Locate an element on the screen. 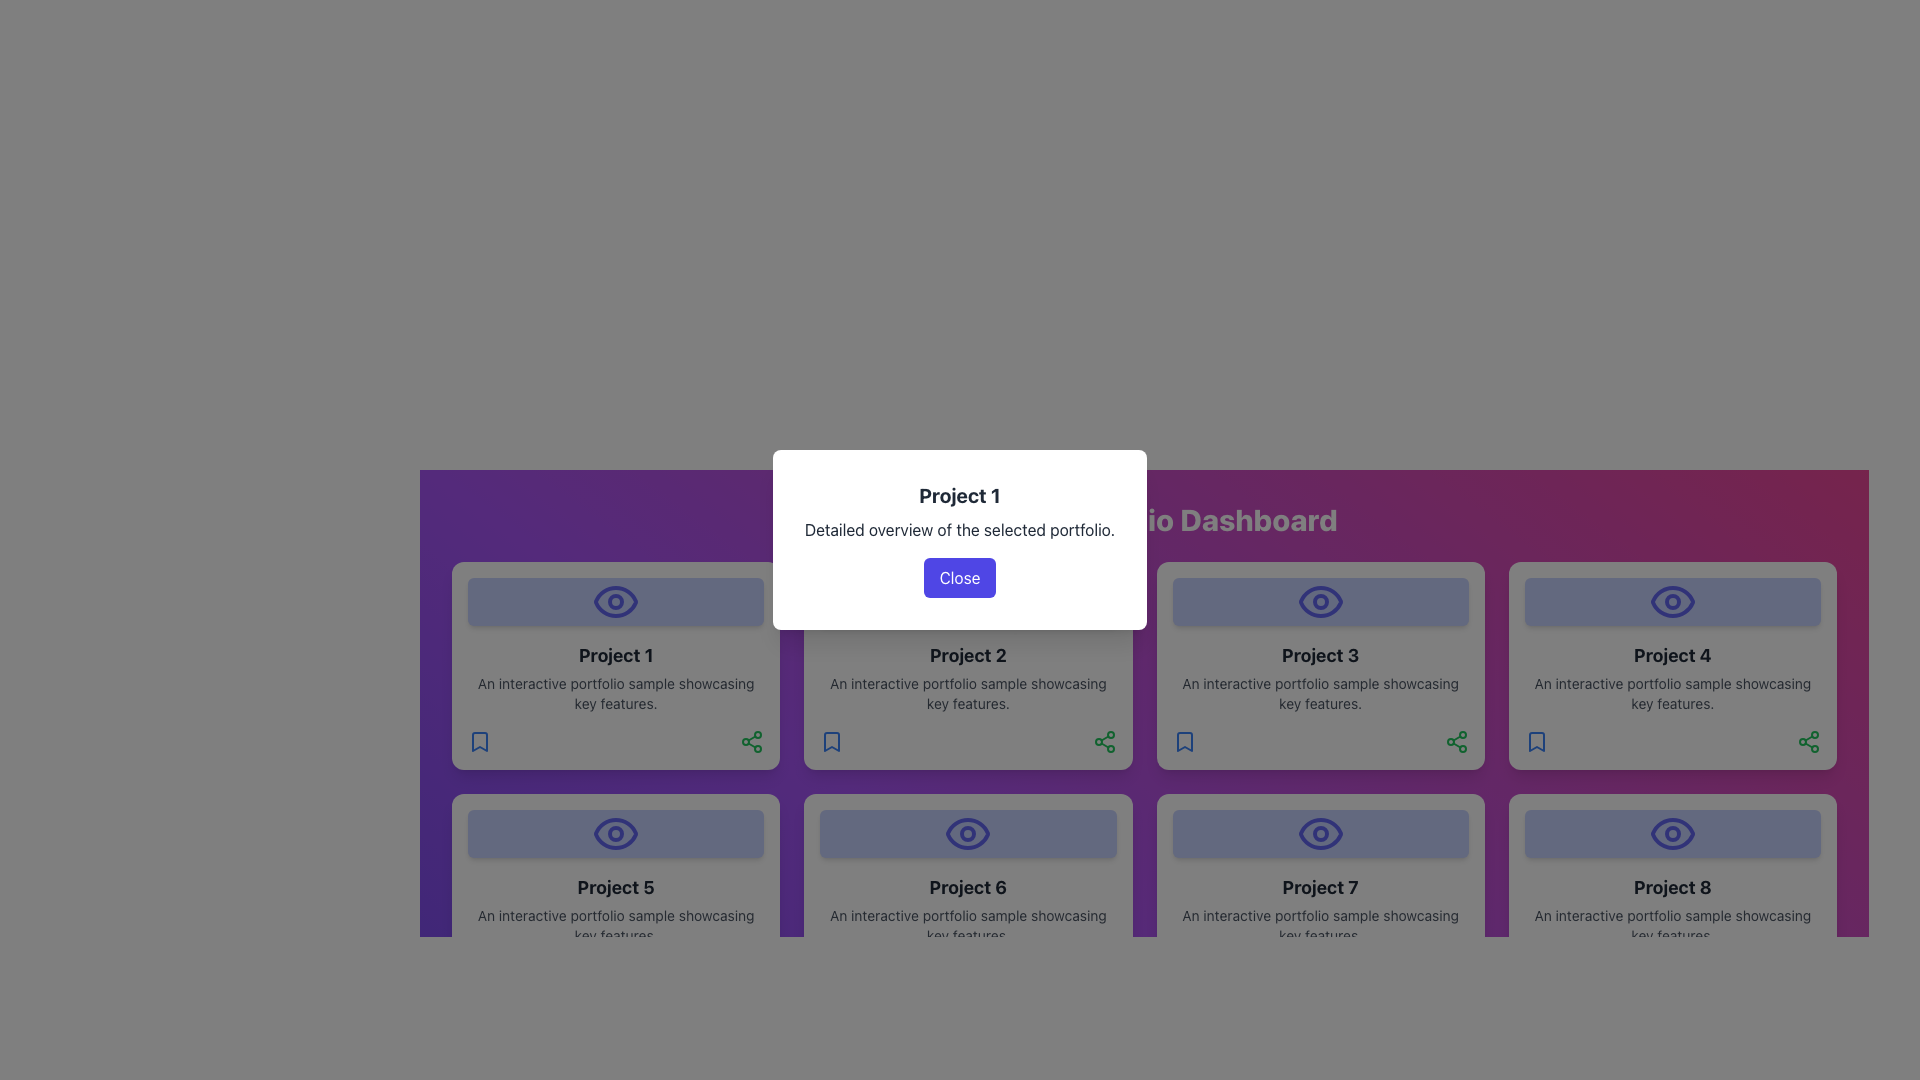 This screenshot has width=1920, height=1080. the bookmarking icon located at the bottom-left section of the 'Project 4' card in the second row, first column of the grid layout is located at coordinates (1535, 741).